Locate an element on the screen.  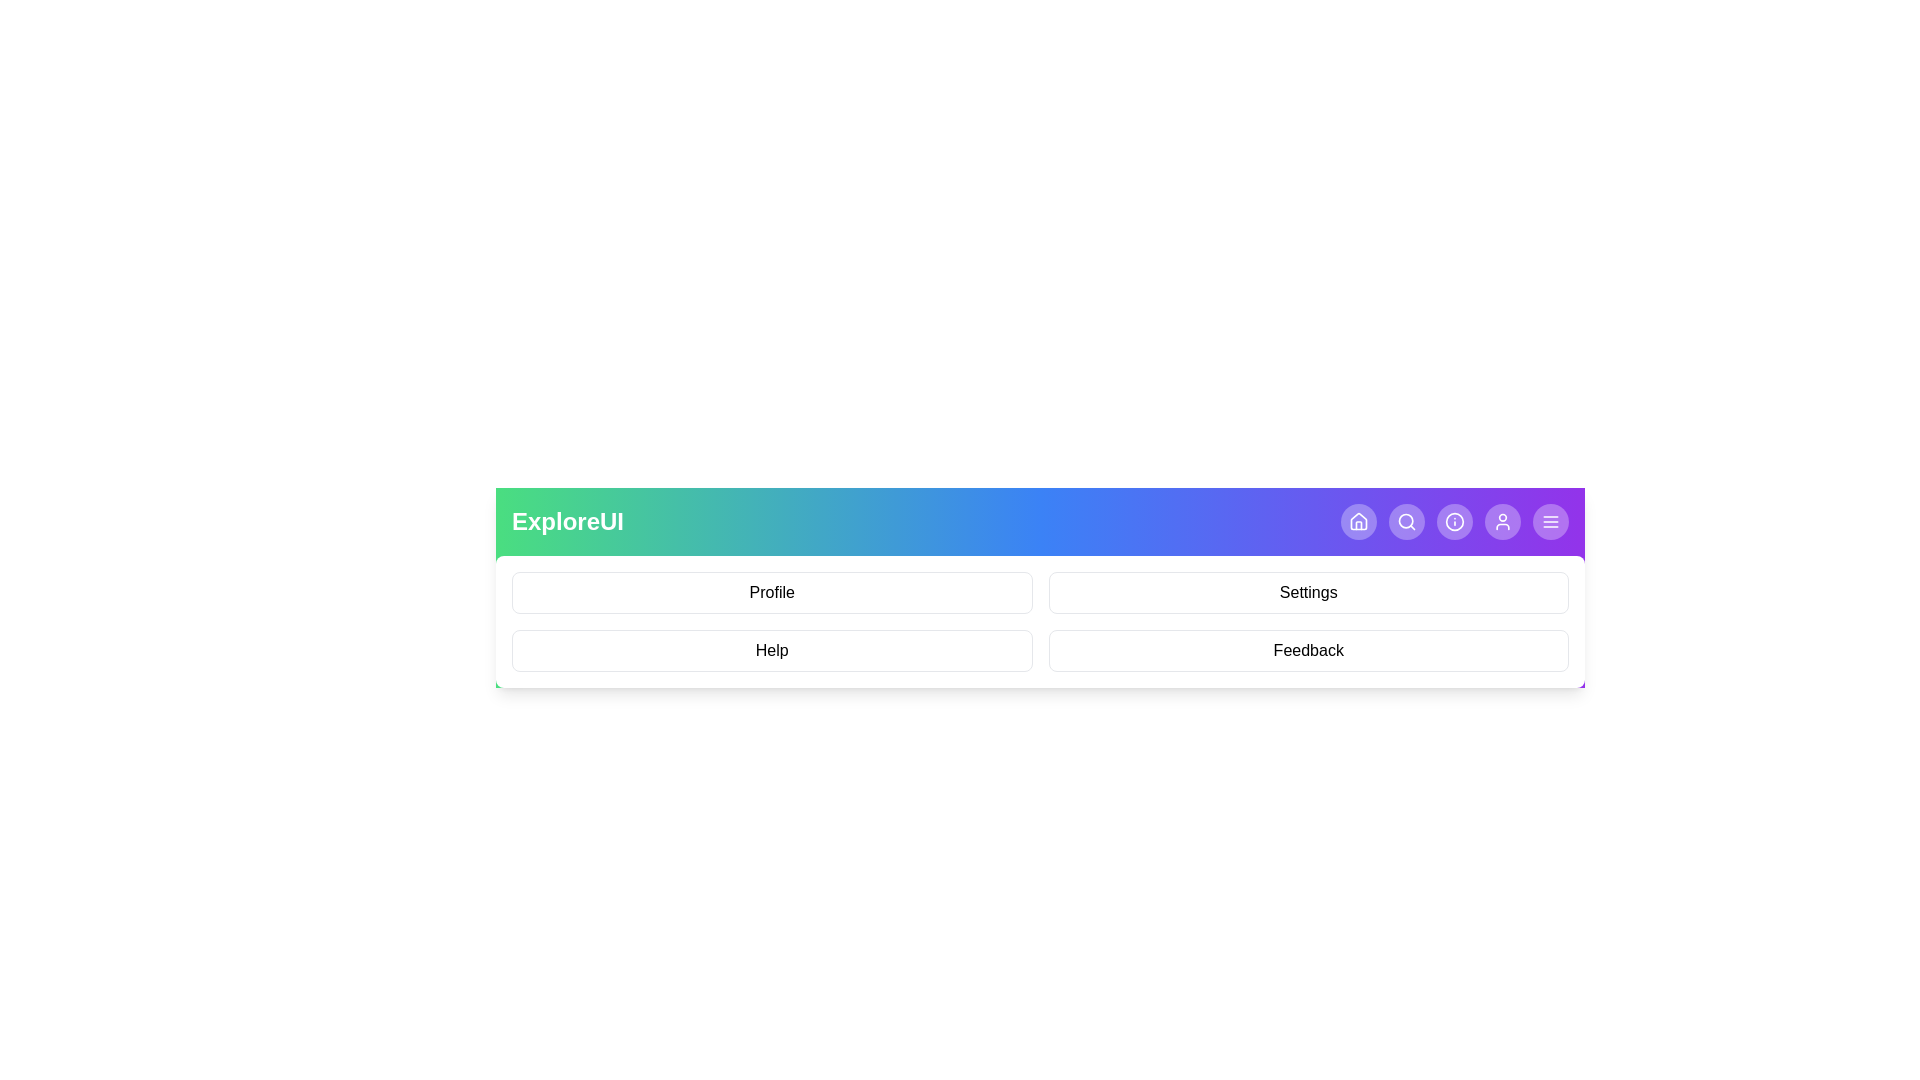
the Info navigation button in the app bar is located at coordinates (1454, 520).